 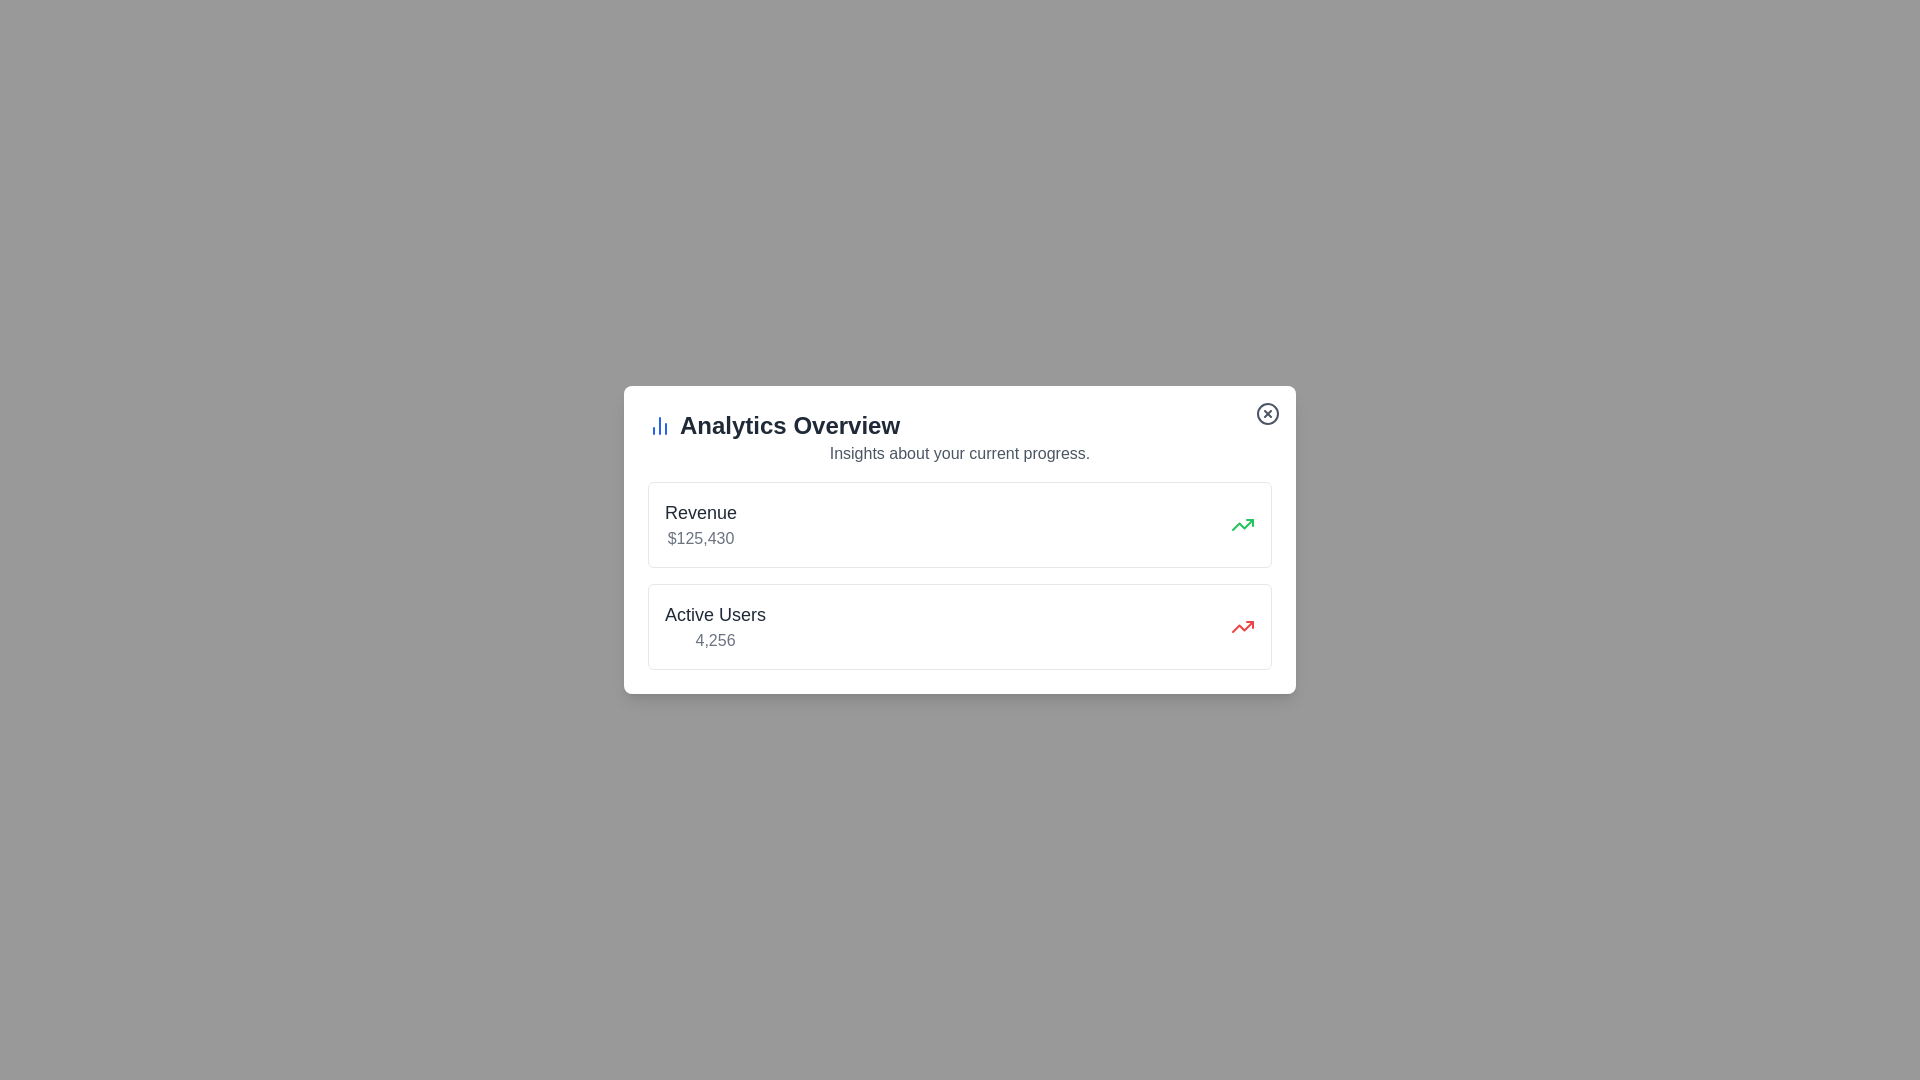 What do you see at coordinates (1242, 626) in the screenshot?
I see `the Graphic icon component that indicates a negative trend in the 'Active Users' metric, located towards the bottom-right of the main interface within the card layout` at bounding box center [1242, 626].